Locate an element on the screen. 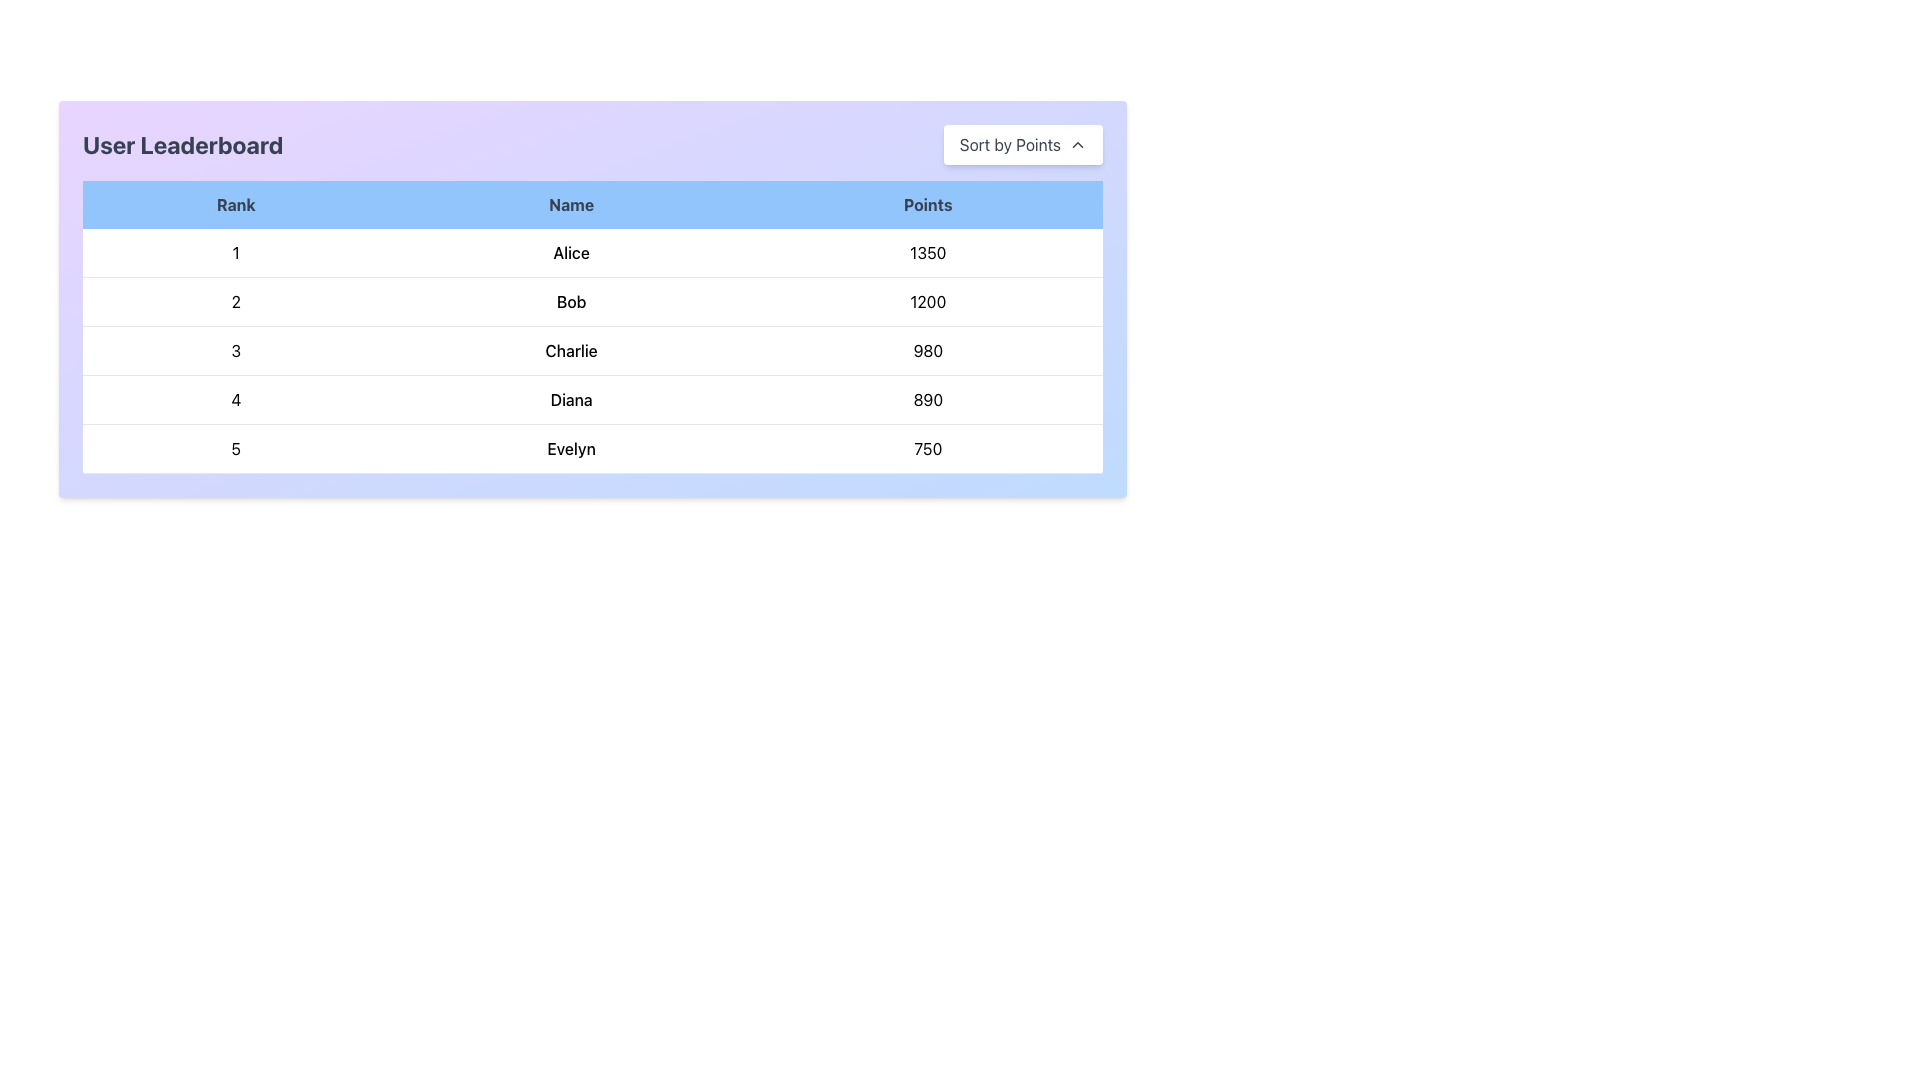 This screenshot has height=1080, width=1920. text from the Text Label element displaying 'Bob' in the second row of the table under the 'Name' column is located at coordinates (570, 301).